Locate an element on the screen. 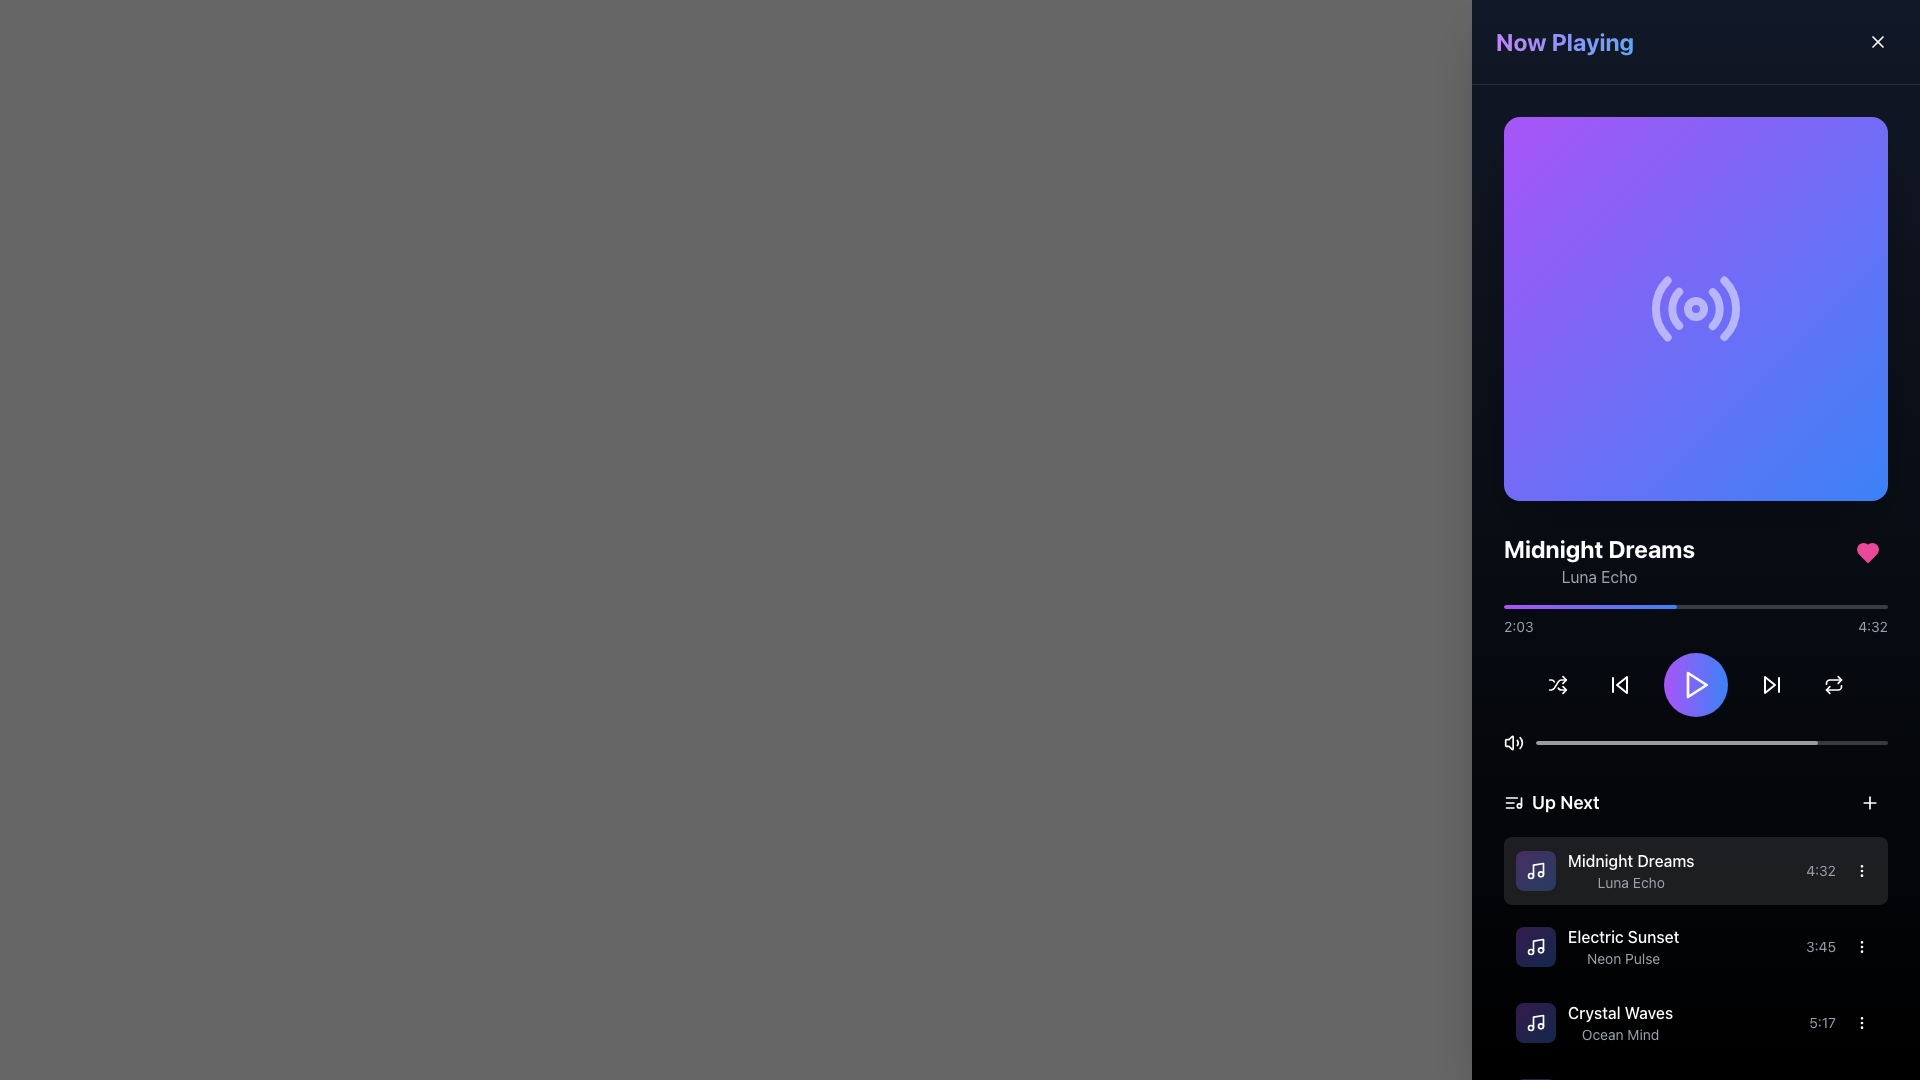 The height and width of the screenshot is (1080, 1920). the 'Up Next' header label with the music list icon, which is styled in a large, bold font and is located in the lower part of the right-aligned sidebar is located at coordinates (1550, 801).